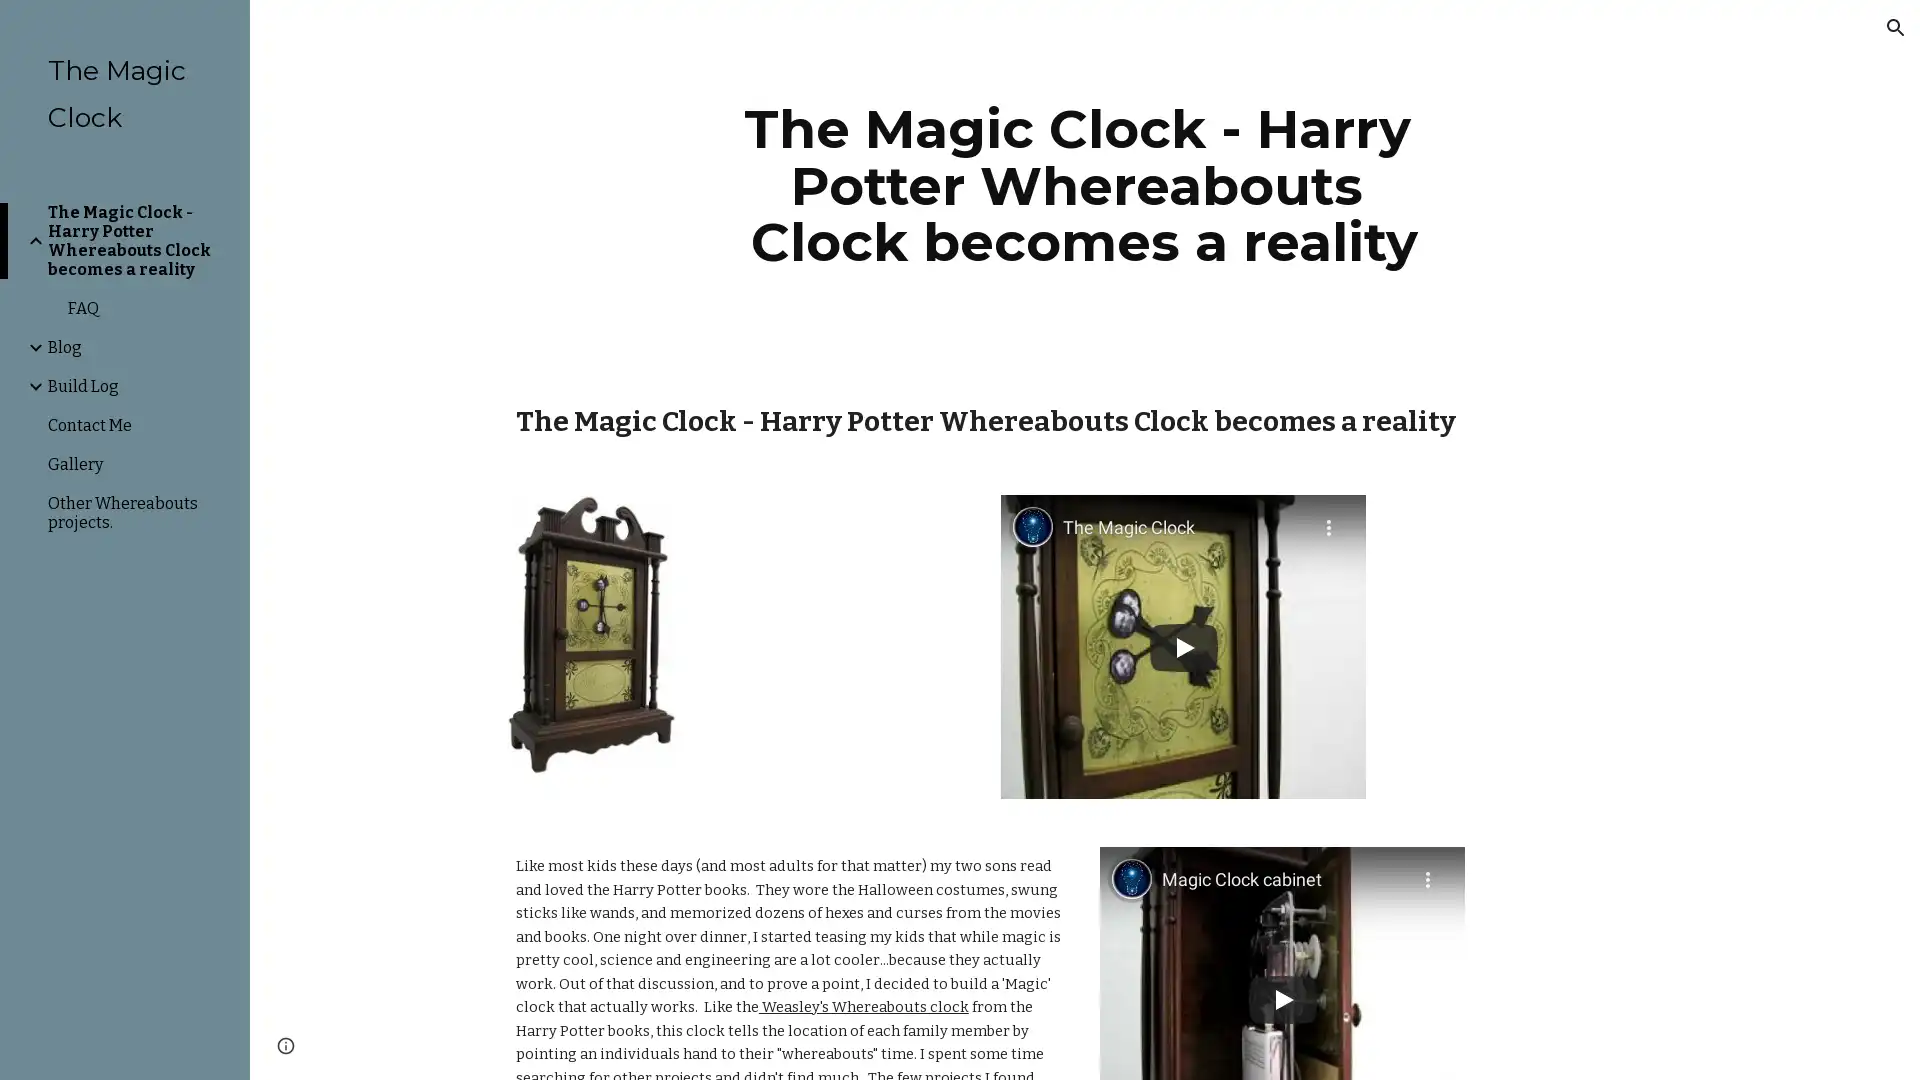 Image resolution: width=1920 pixels, height=1080 pixels. I want to click on Google Sites, so click(405, 1044).